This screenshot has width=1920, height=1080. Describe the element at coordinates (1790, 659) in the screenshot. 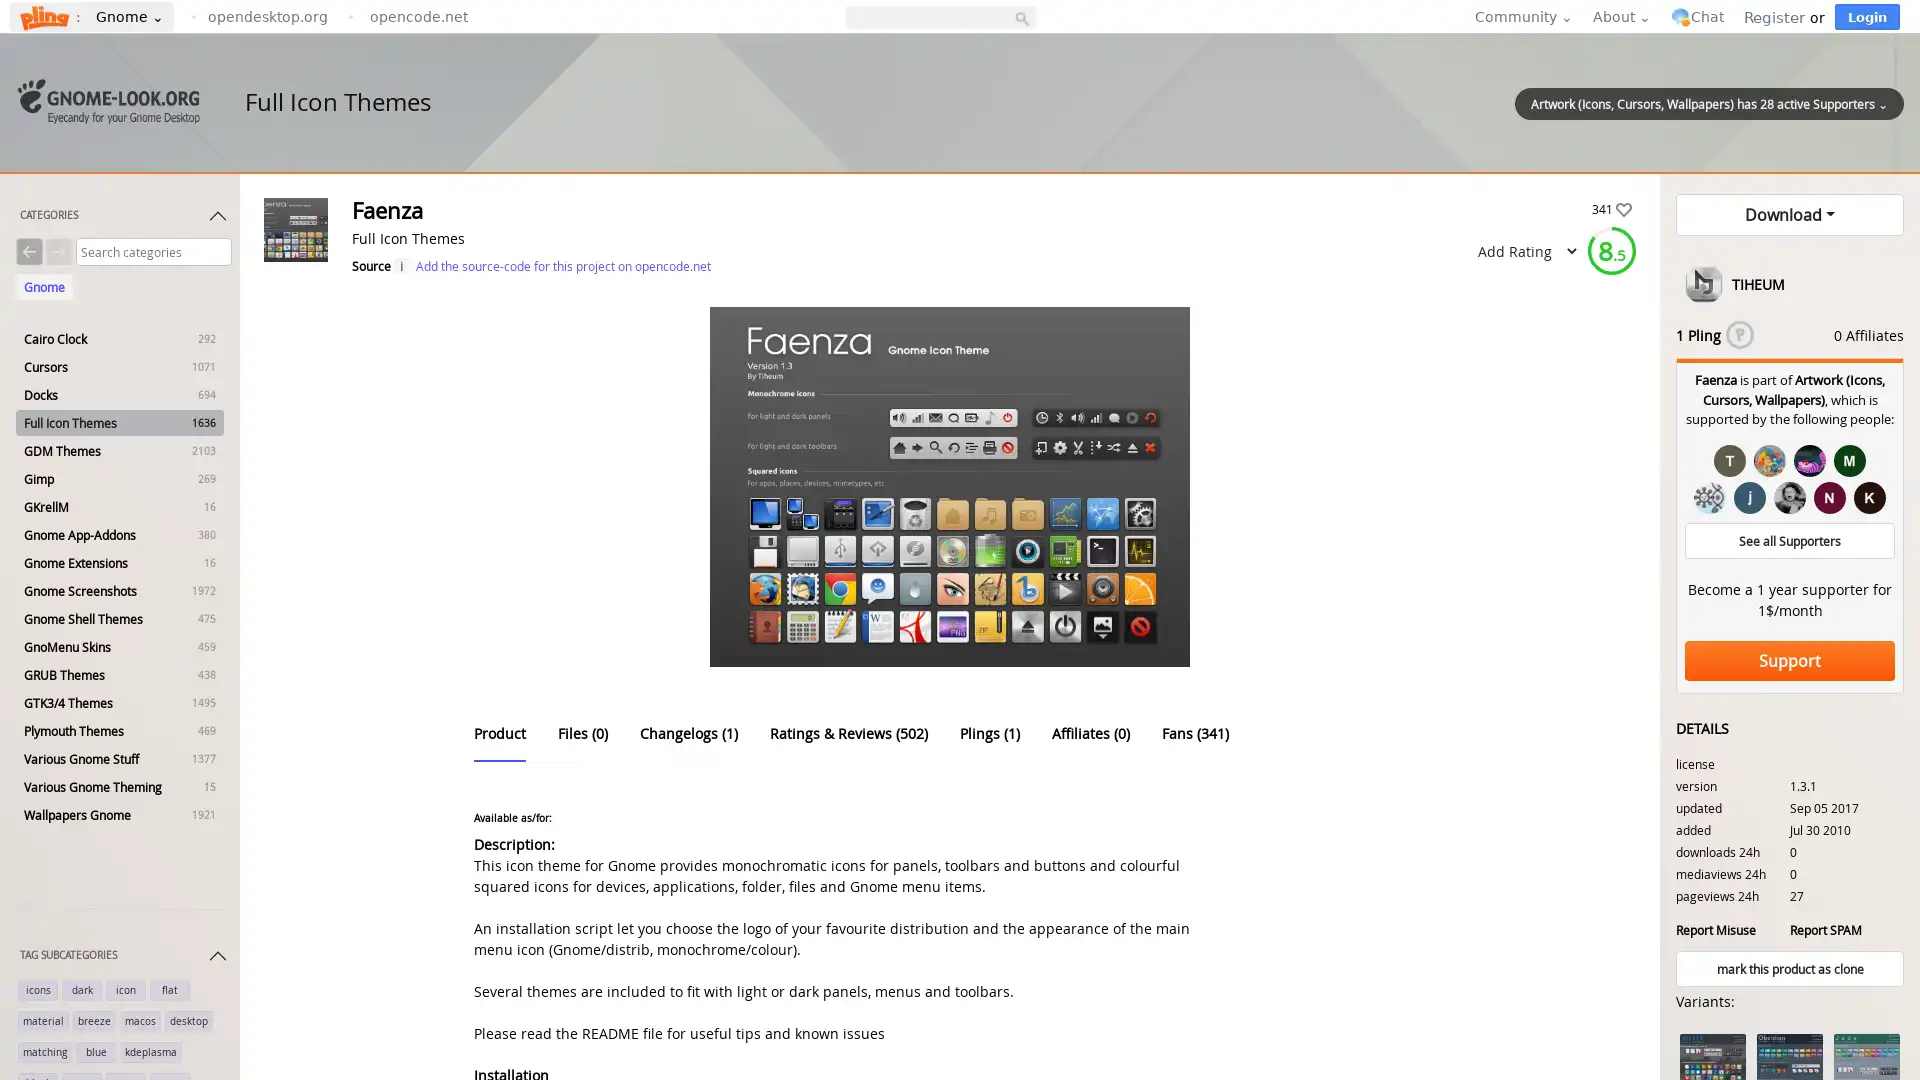

I see `Support` at that location.